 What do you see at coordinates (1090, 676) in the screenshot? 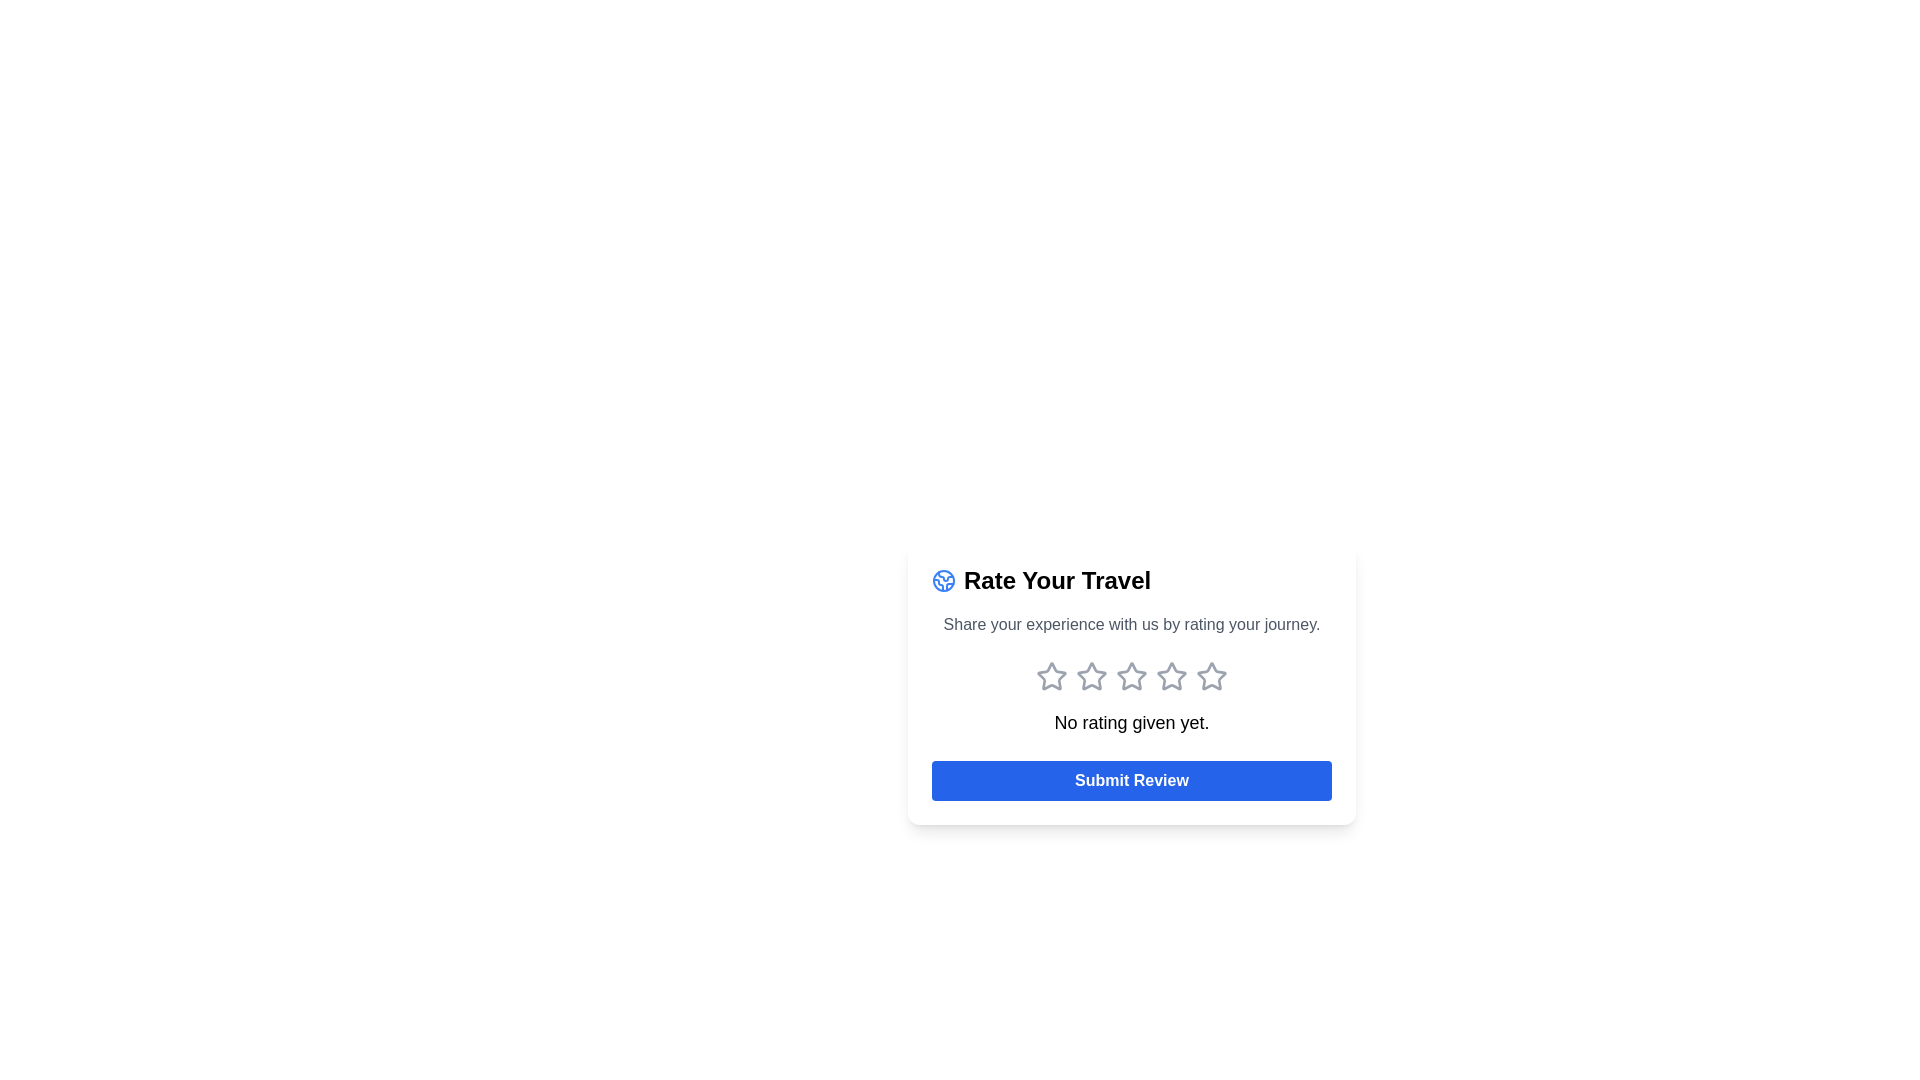
I see `the second star-shaped icon in the row of five stars to rate 2 stars, located below the text 'Share your experience with us by rating your journey.'` at bounding box center [1090, 676].